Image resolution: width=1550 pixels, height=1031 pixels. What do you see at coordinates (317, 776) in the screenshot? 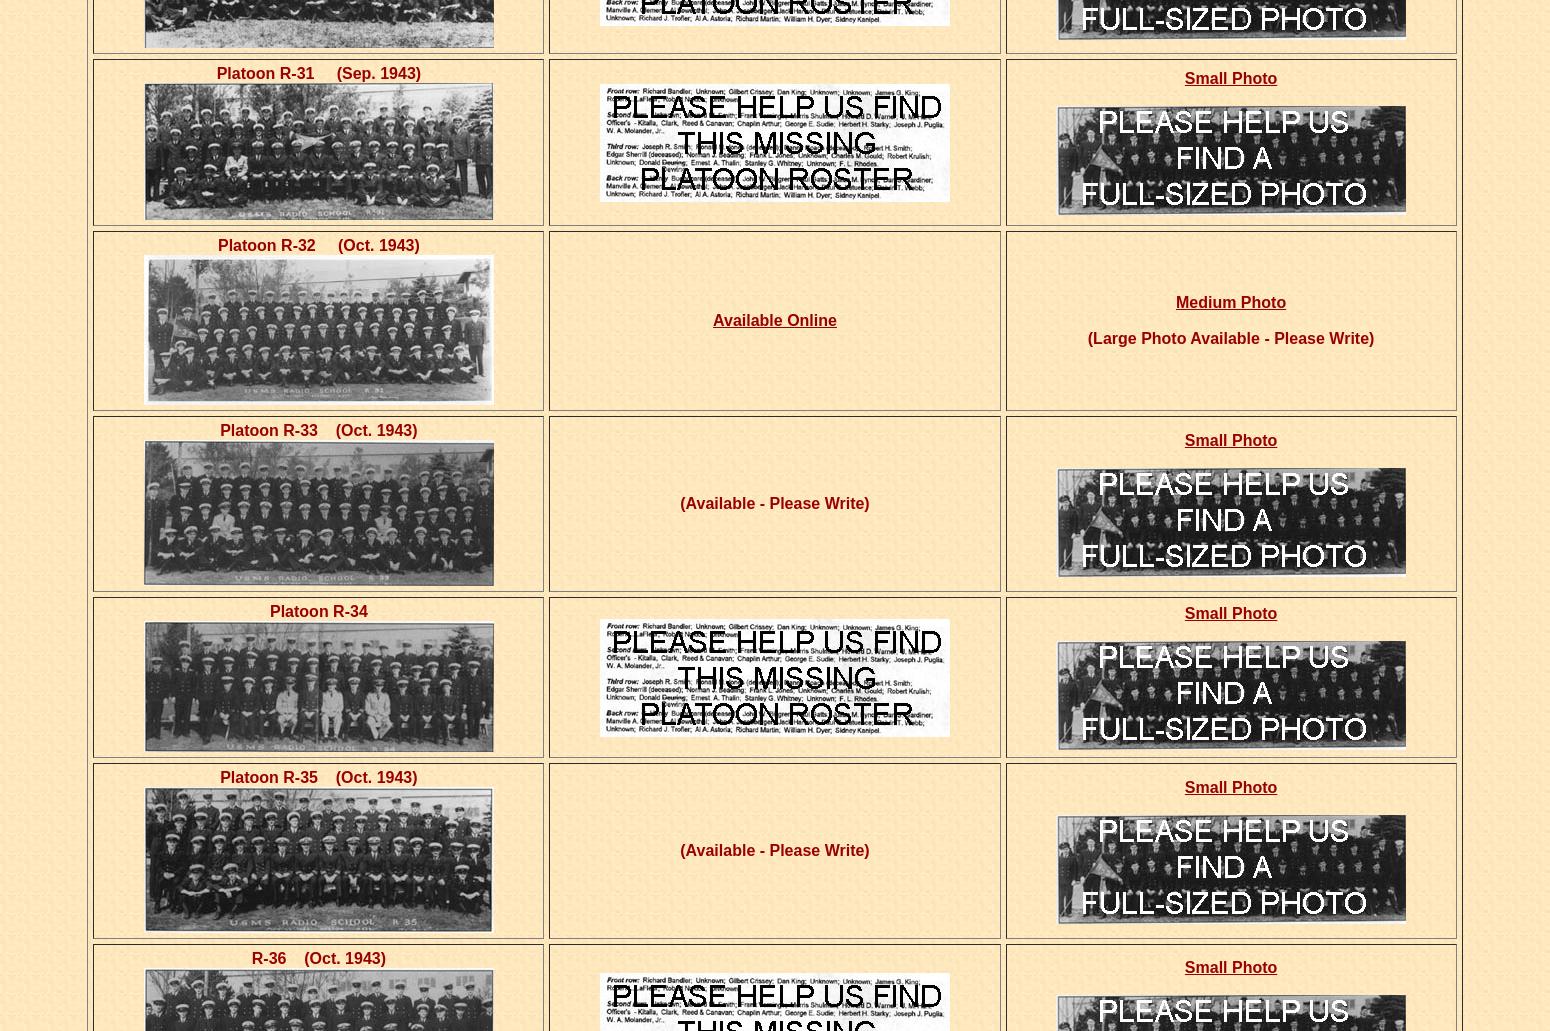
I see `'Platoon R-35    (Oct. 
                
                1943)'` at bounding box center [317, 776].